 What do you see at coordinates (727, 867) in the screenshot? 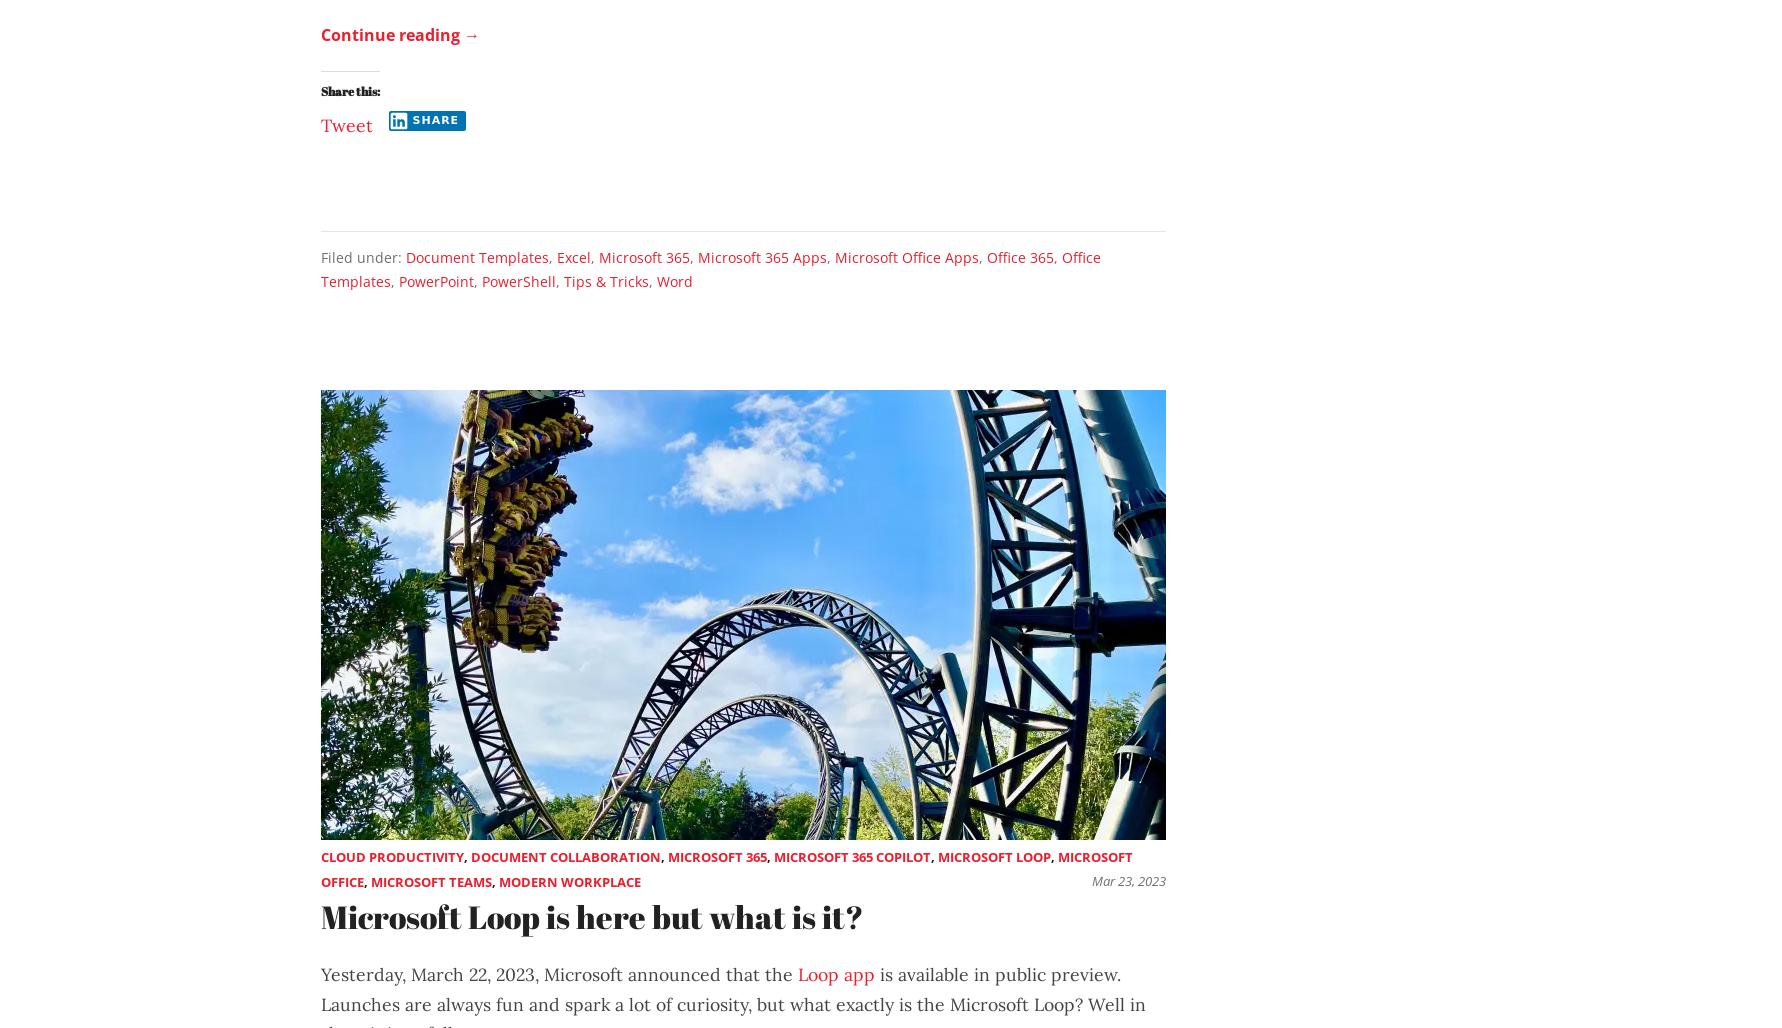
I see `'Microsoft Office'` at bounding box center [727, 867].